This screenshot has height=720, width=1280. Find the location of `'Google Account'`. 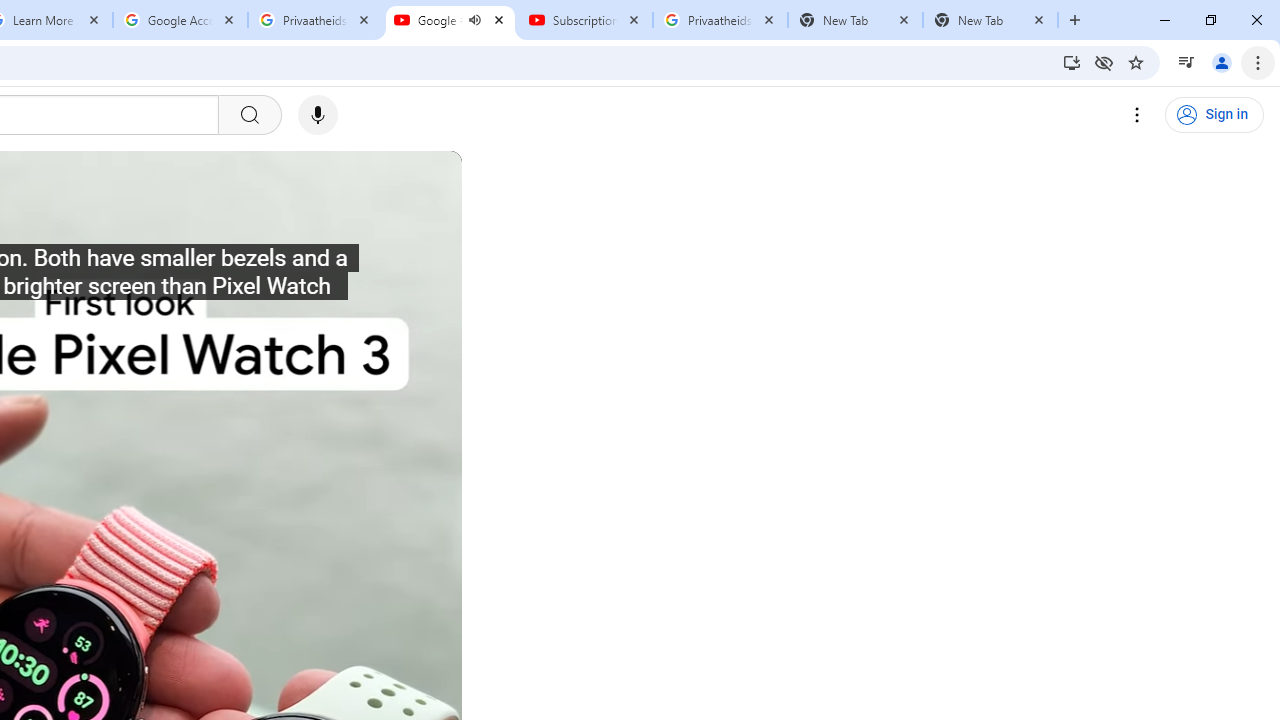

'Google Account' is located at coordinates (180, 20).